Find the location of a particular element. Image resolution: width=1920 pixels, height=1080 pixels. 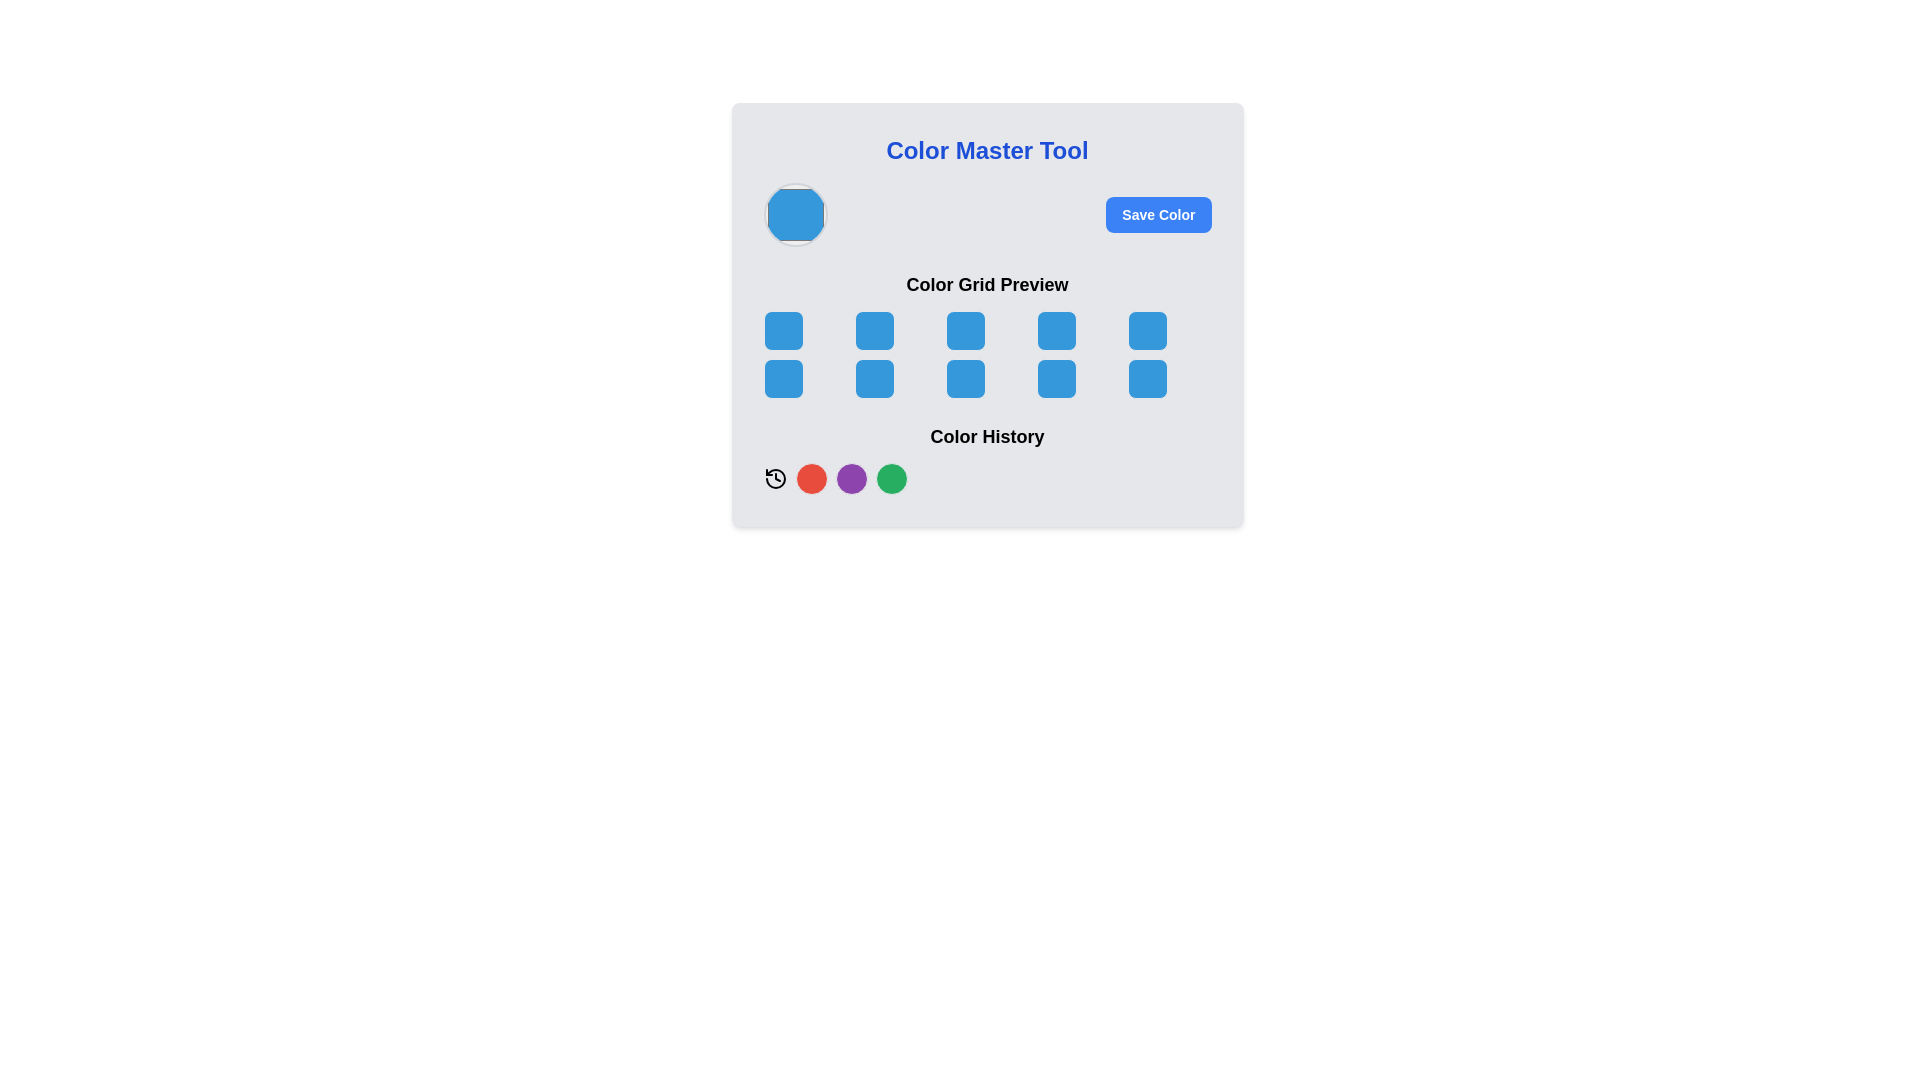

text content of the header labeled 'Color Grid Preview', which is styled with a bold font and positioned above the color preview grid is located at coordinates (987, 285).